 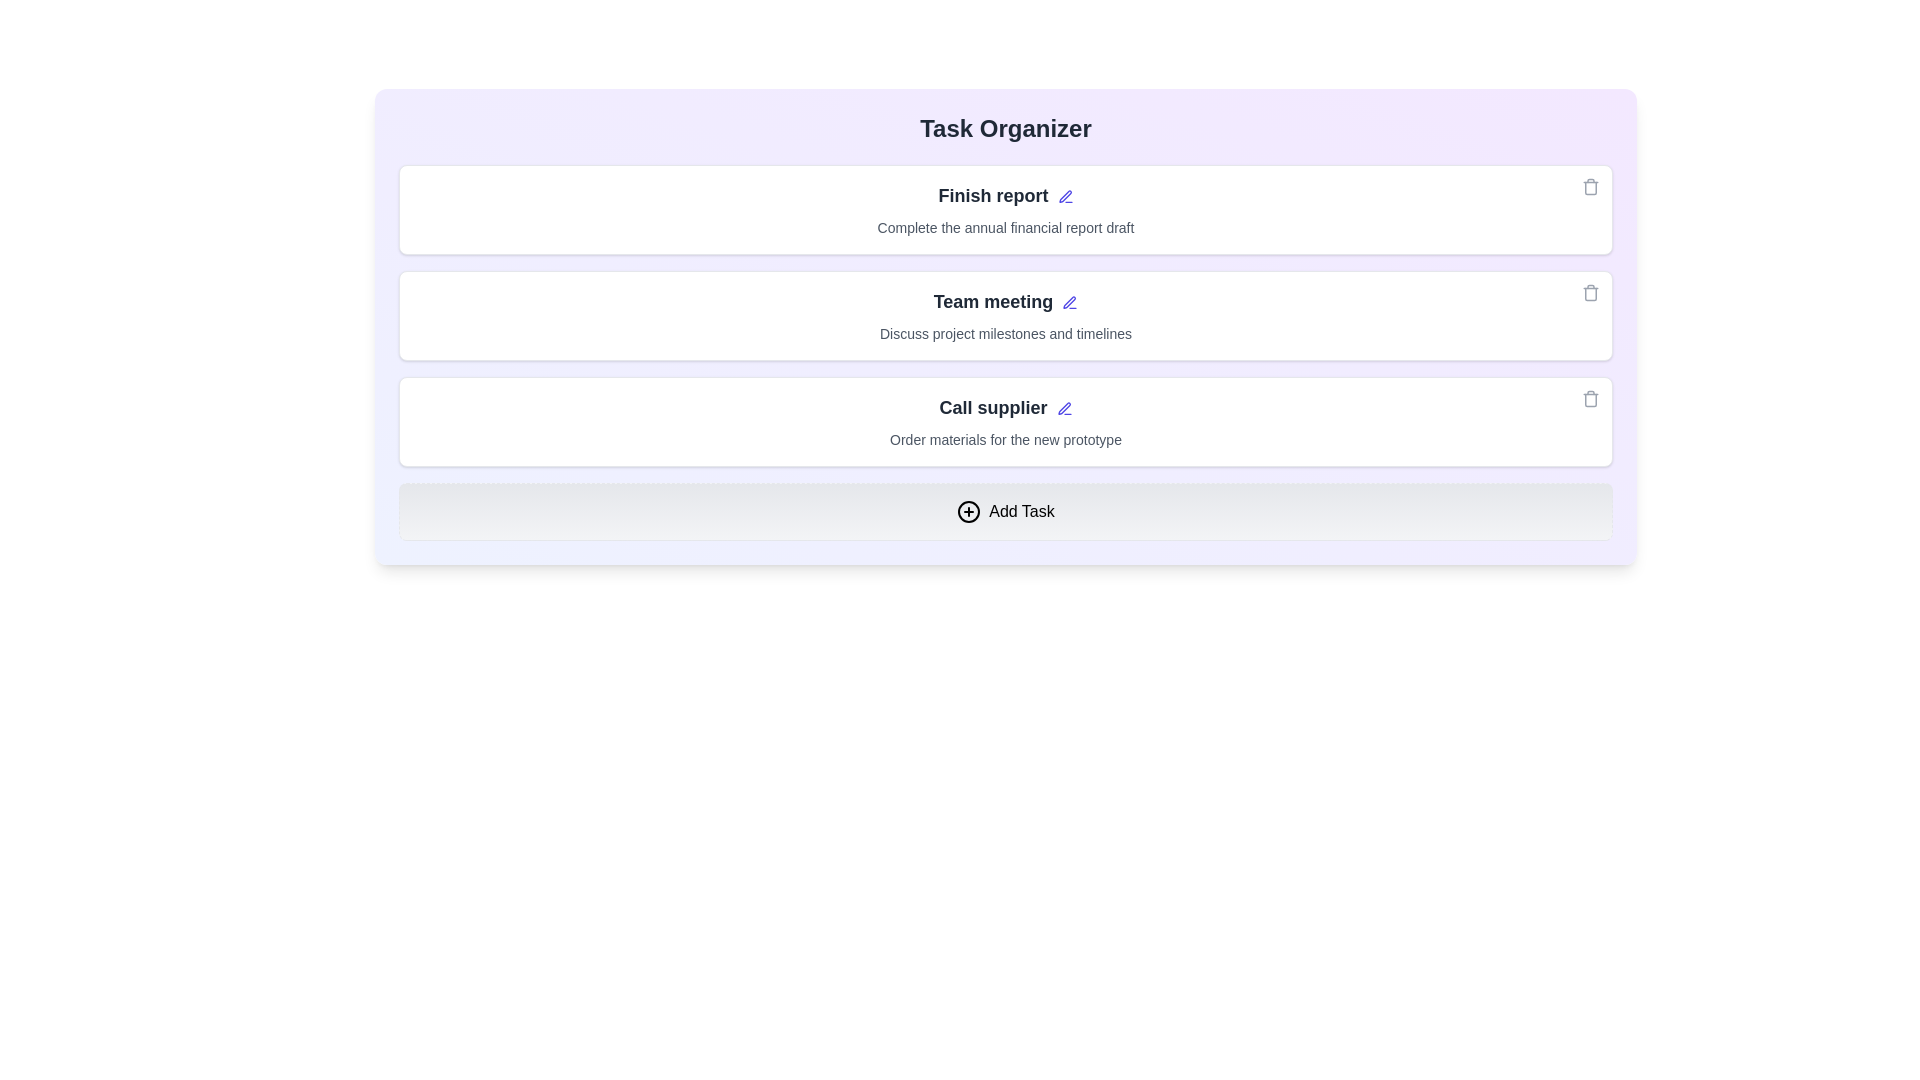 I want to click on the trash icon of the task card titled 'Call supplier' to delete the task, so click(x=1589, y=398).